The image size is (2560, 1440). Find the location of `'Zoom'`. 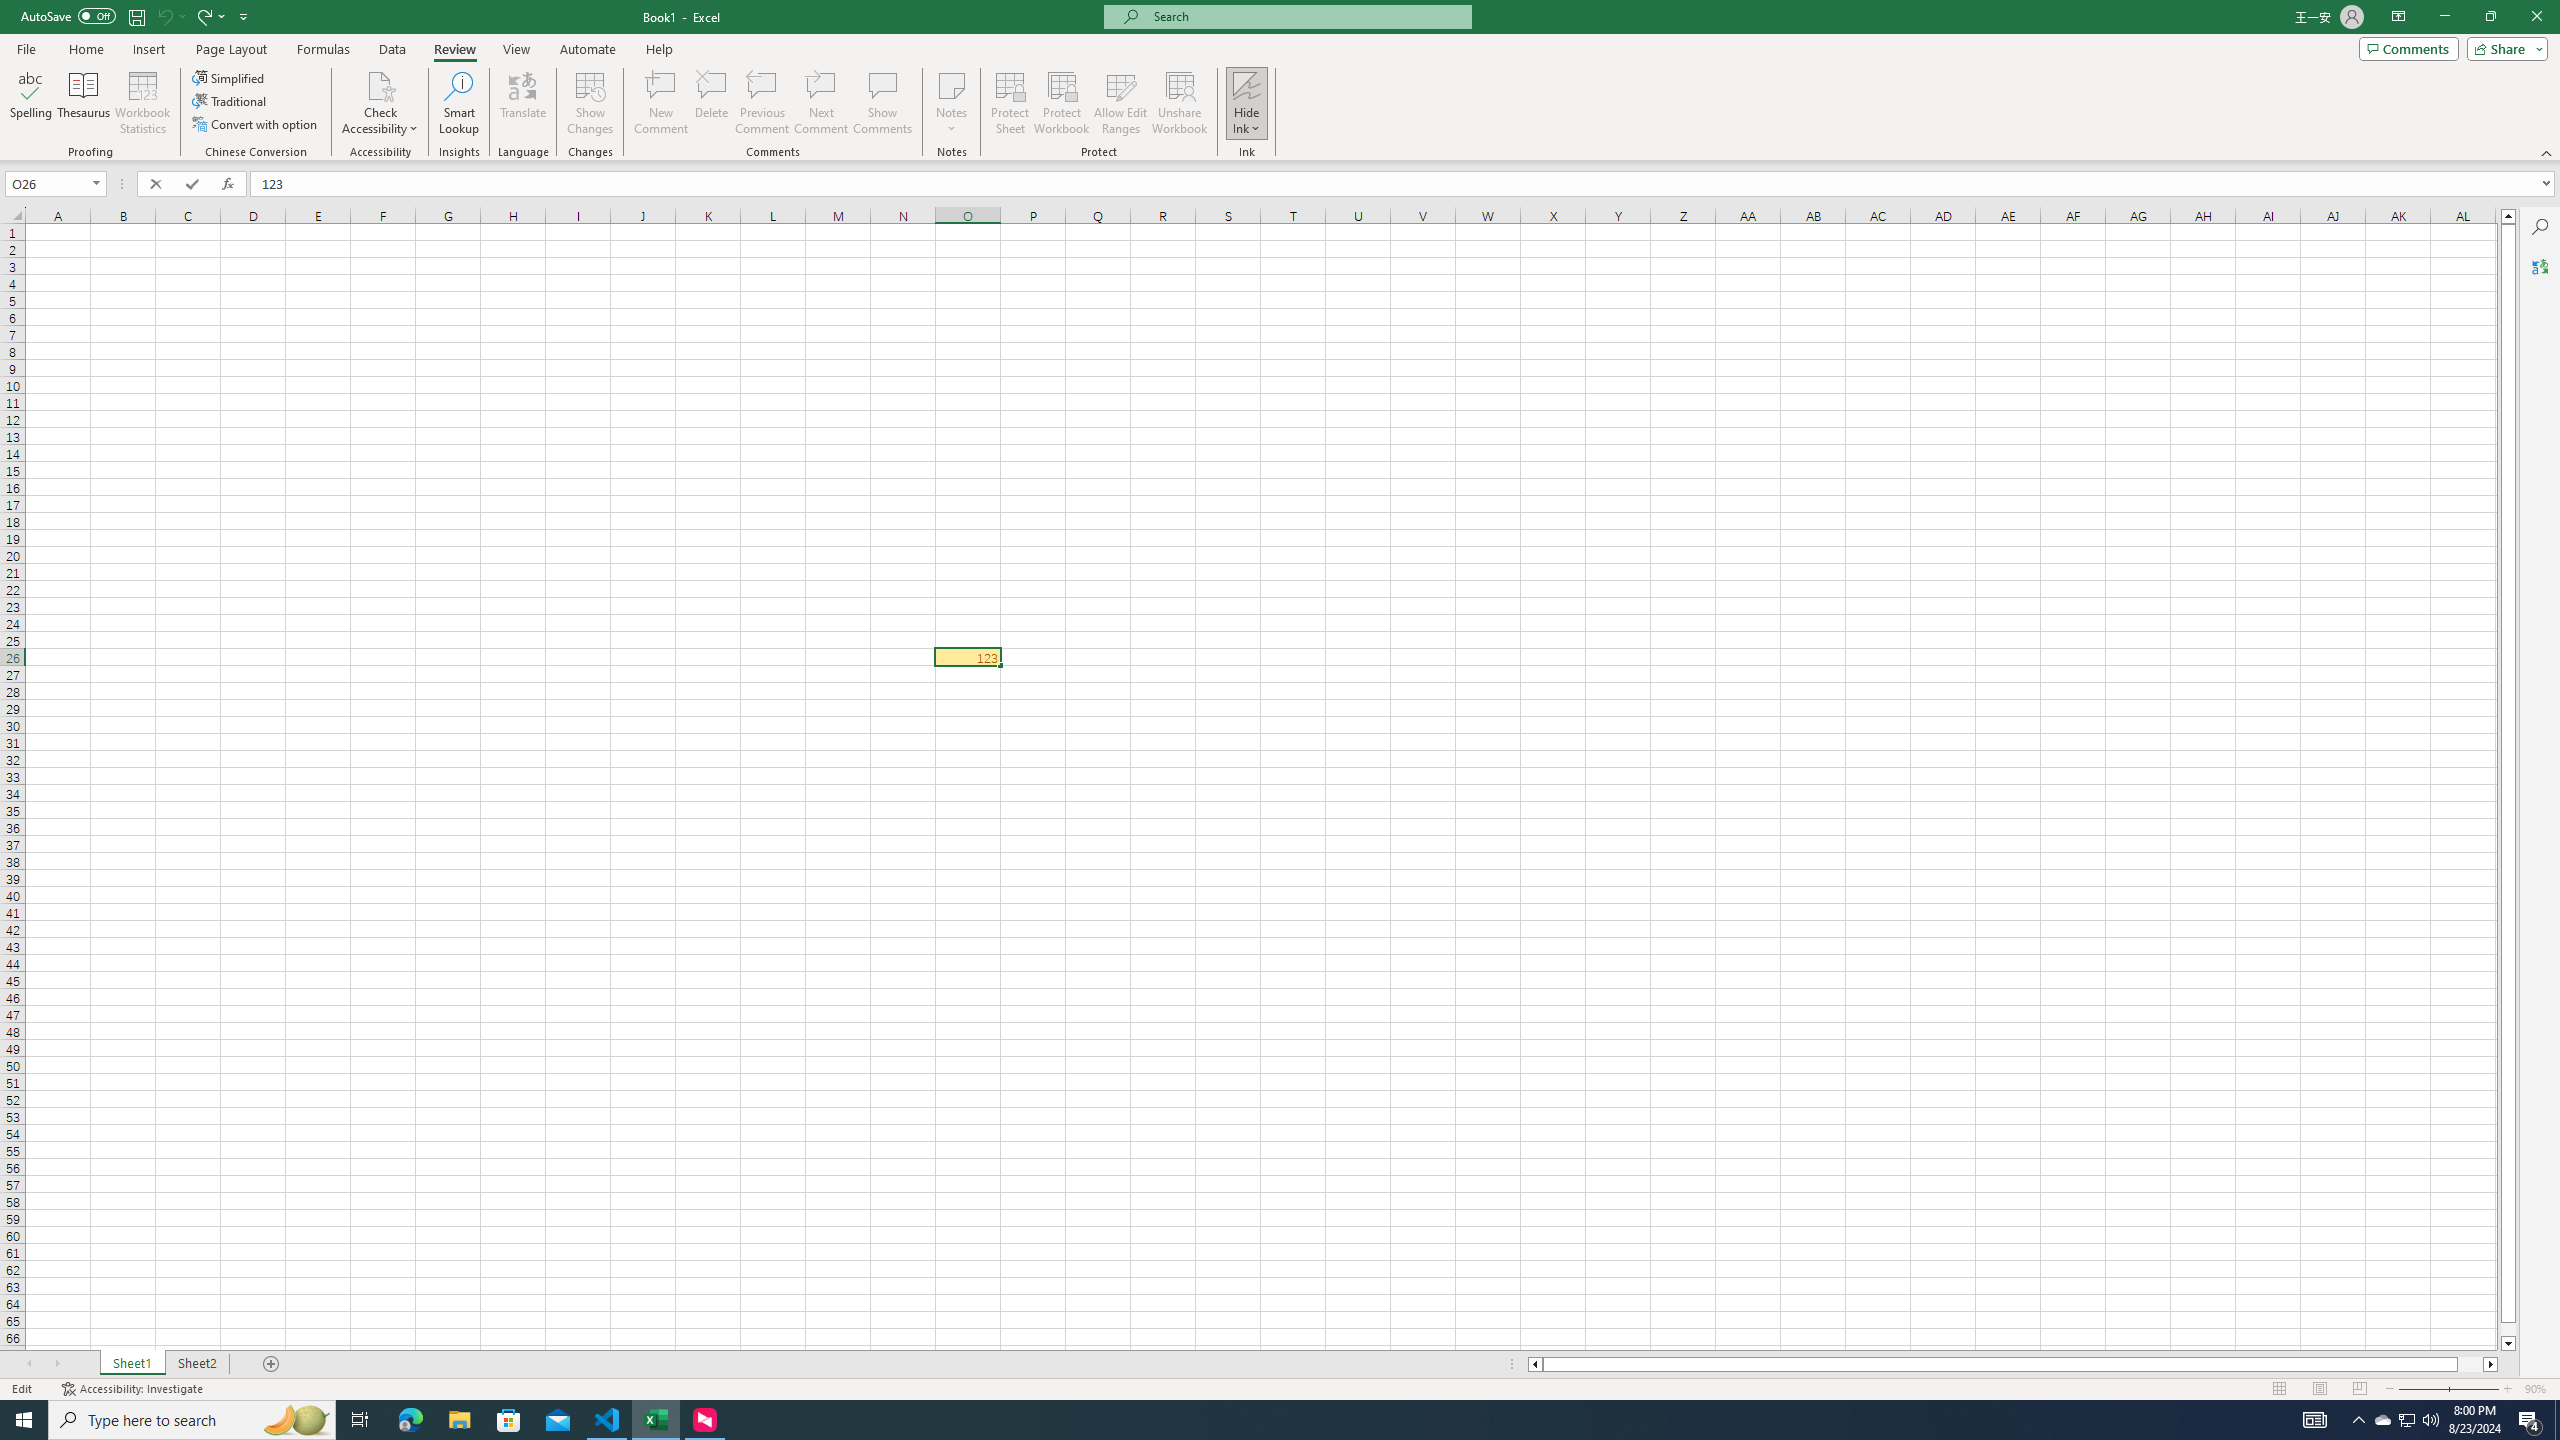

'Zoom' is located at coordinates (2447, 1389).